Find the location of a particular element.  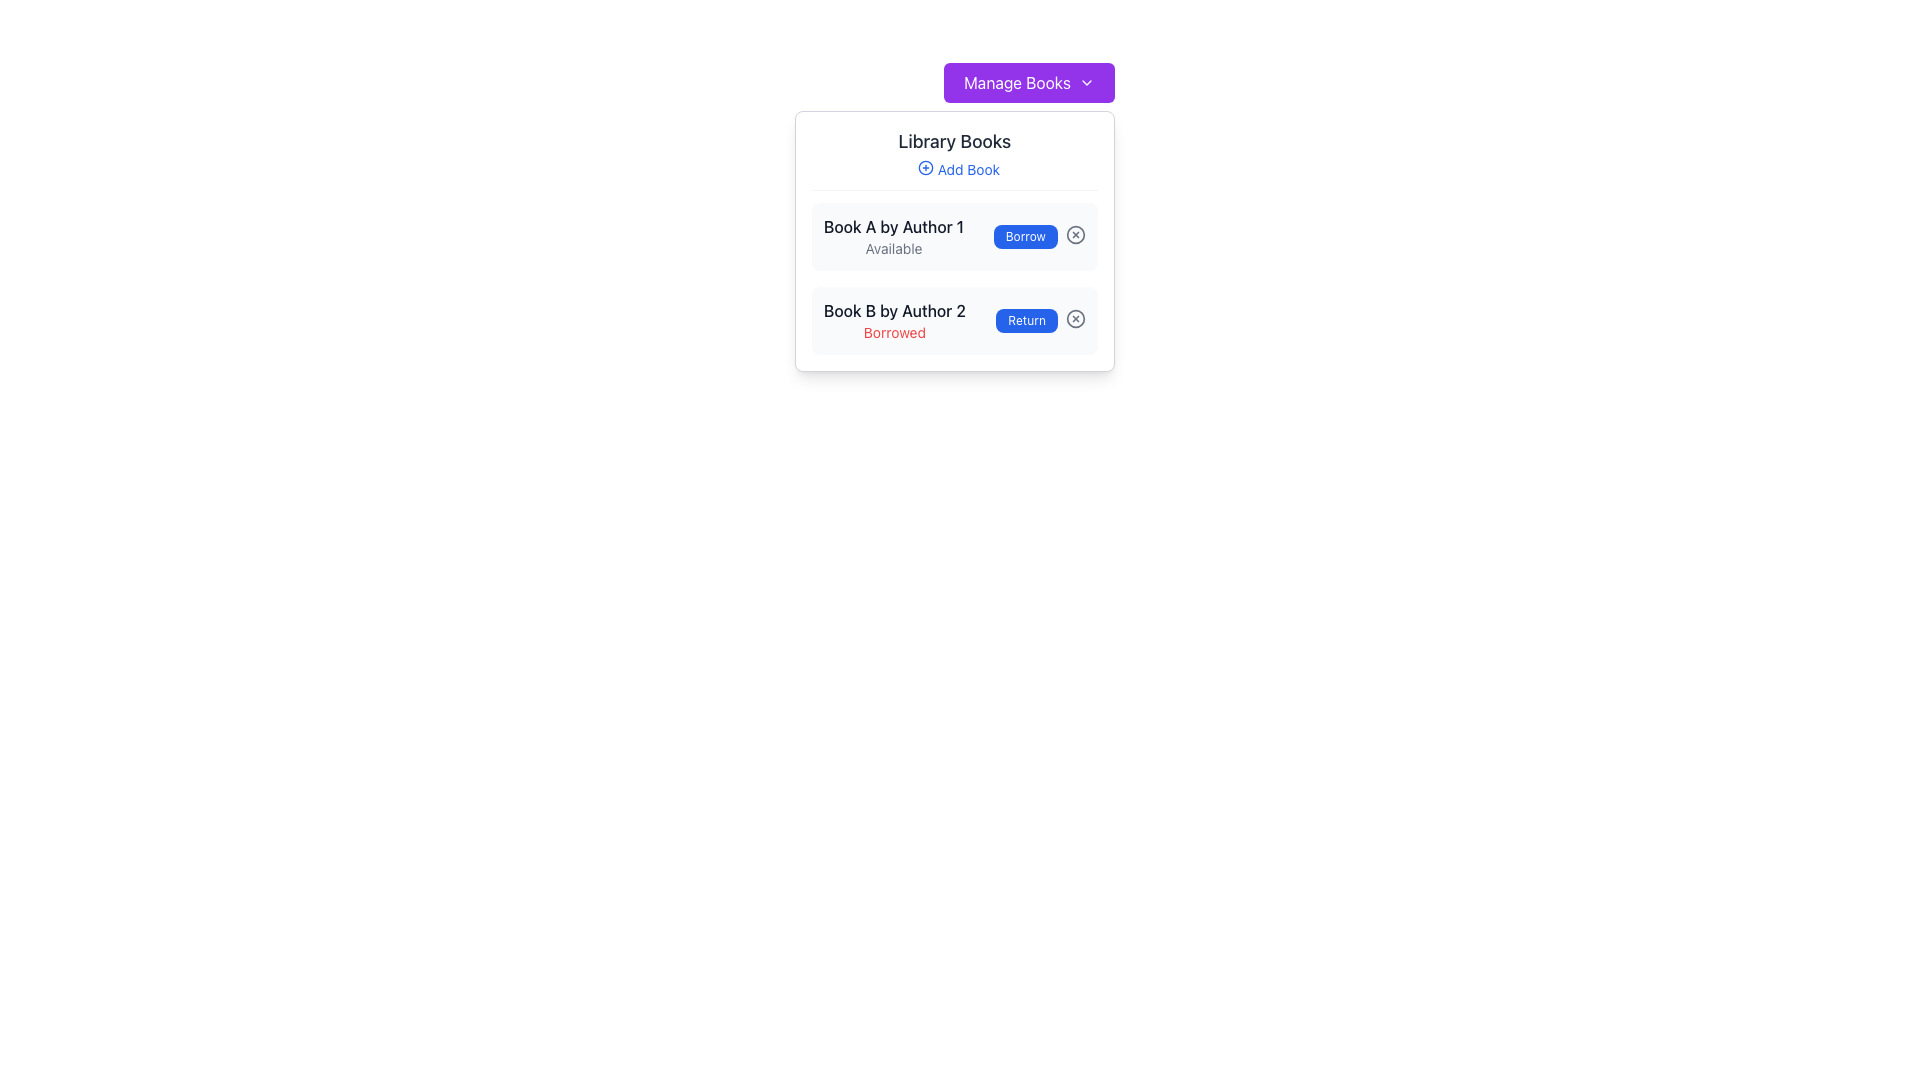

the text display showing 'Book B by Author 2' with the status 'Borrowed' located in the lower block of the library books list is located at coordinates (893, 319).